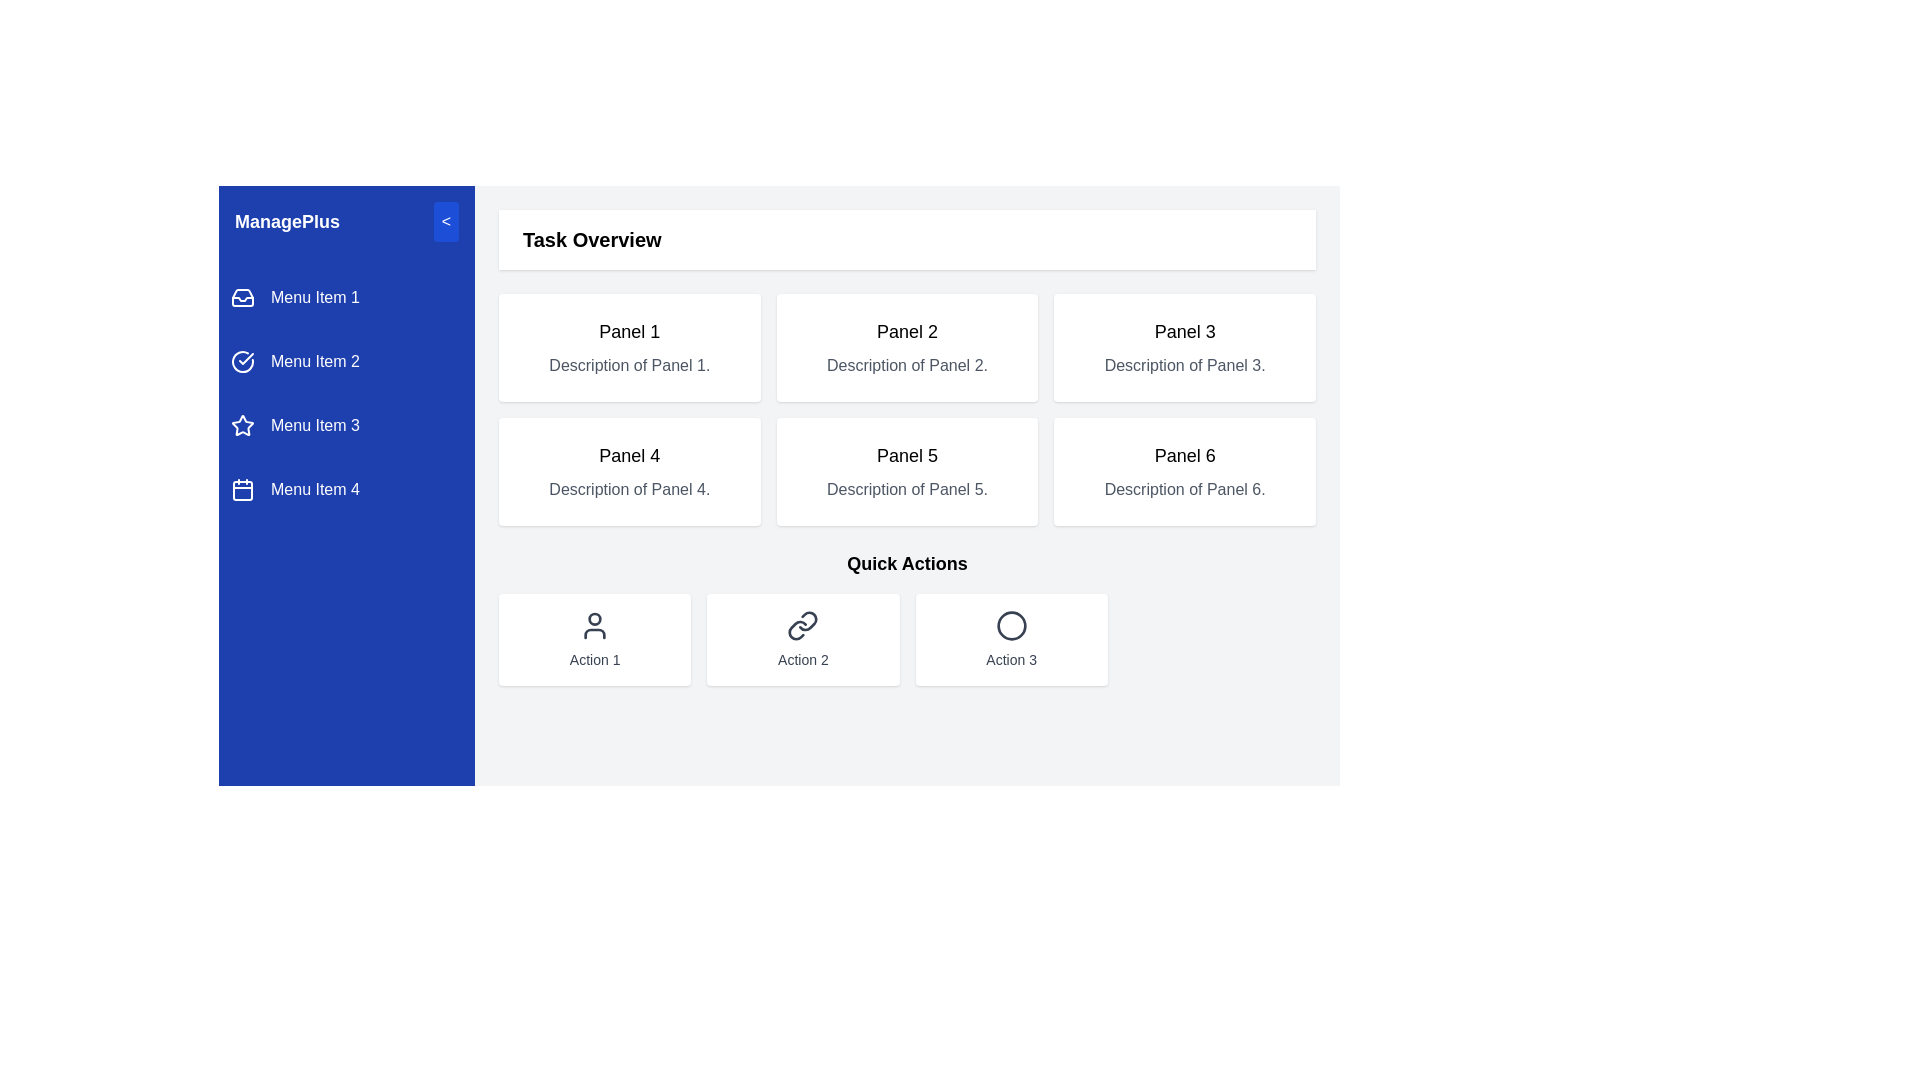 The height and width of the screenshot is (1080, 1920). Describe the element at coordinates (906, 616) in the screenshot. I see `the 'Quick Actions' section` at that location.